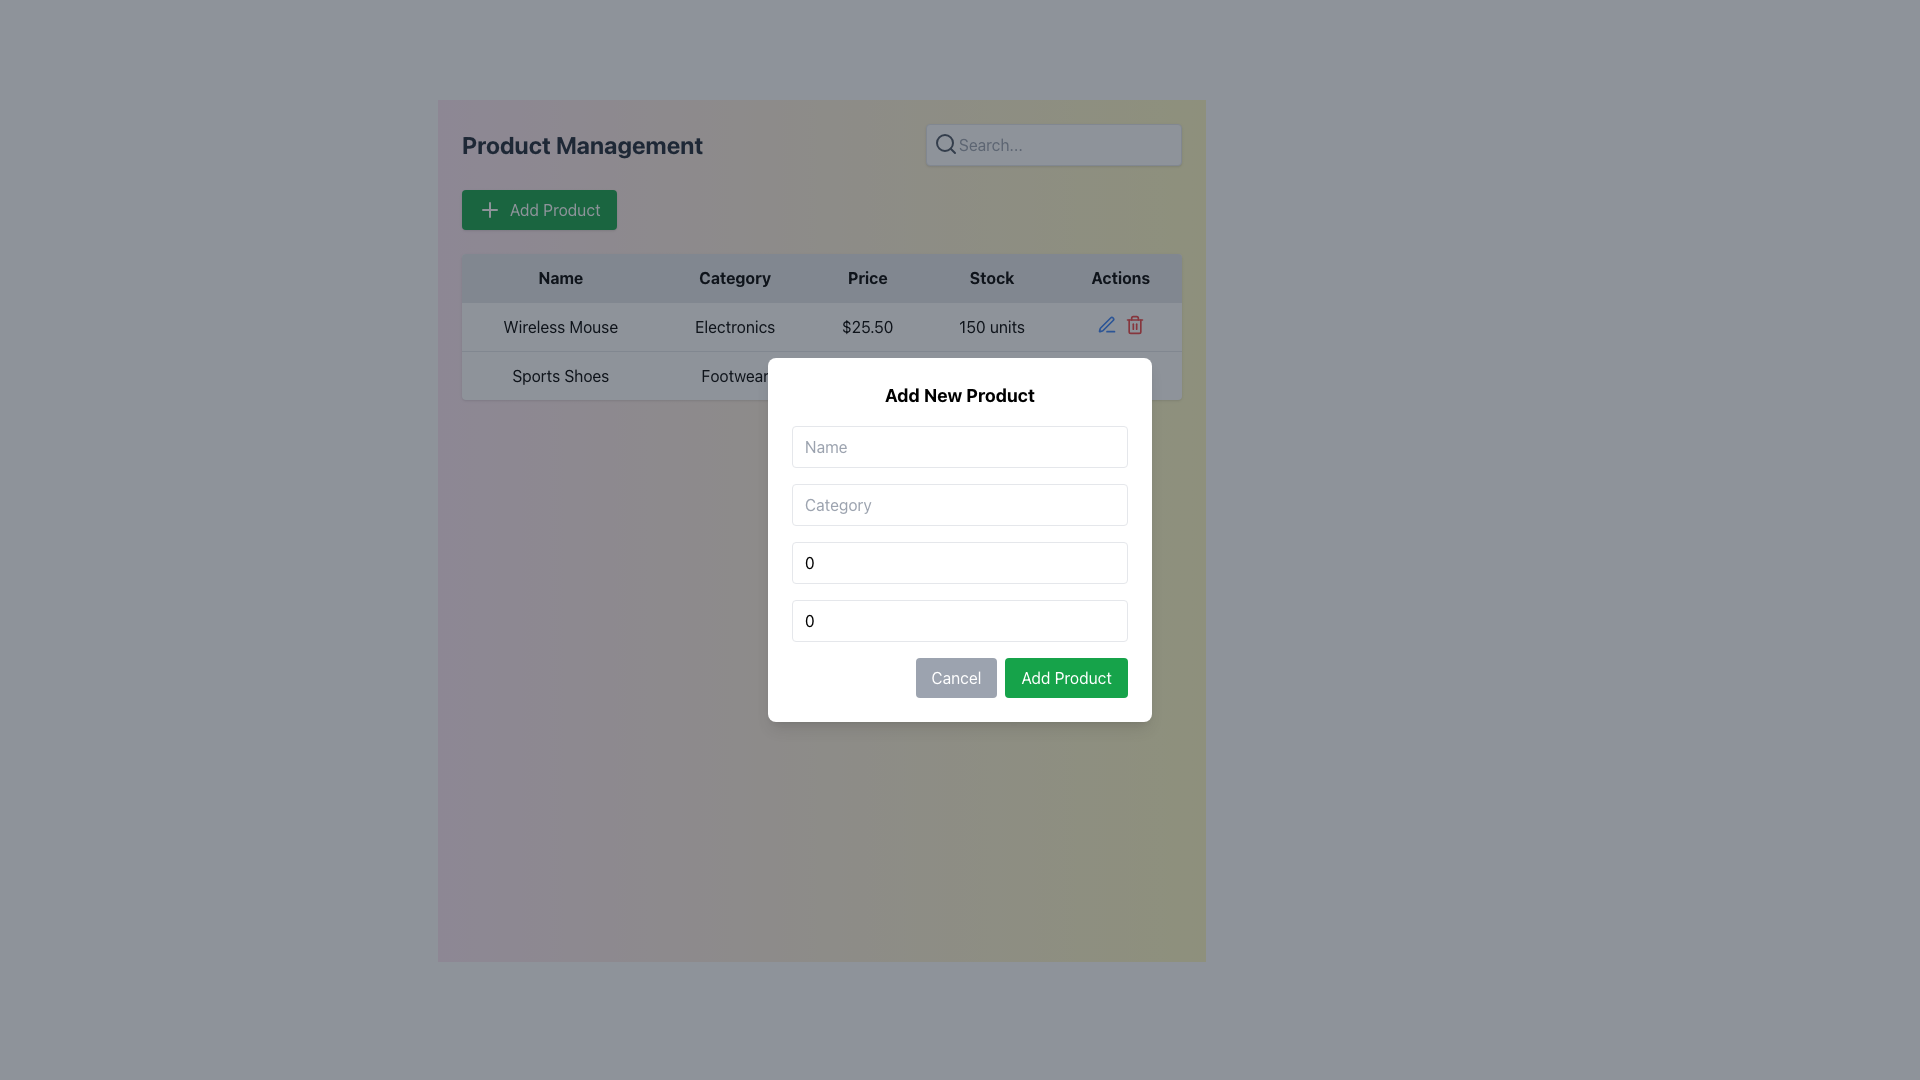  I want to click on the text header that displays 'Add New Product', which is centered at the top of the modal card, so click(960, 396).